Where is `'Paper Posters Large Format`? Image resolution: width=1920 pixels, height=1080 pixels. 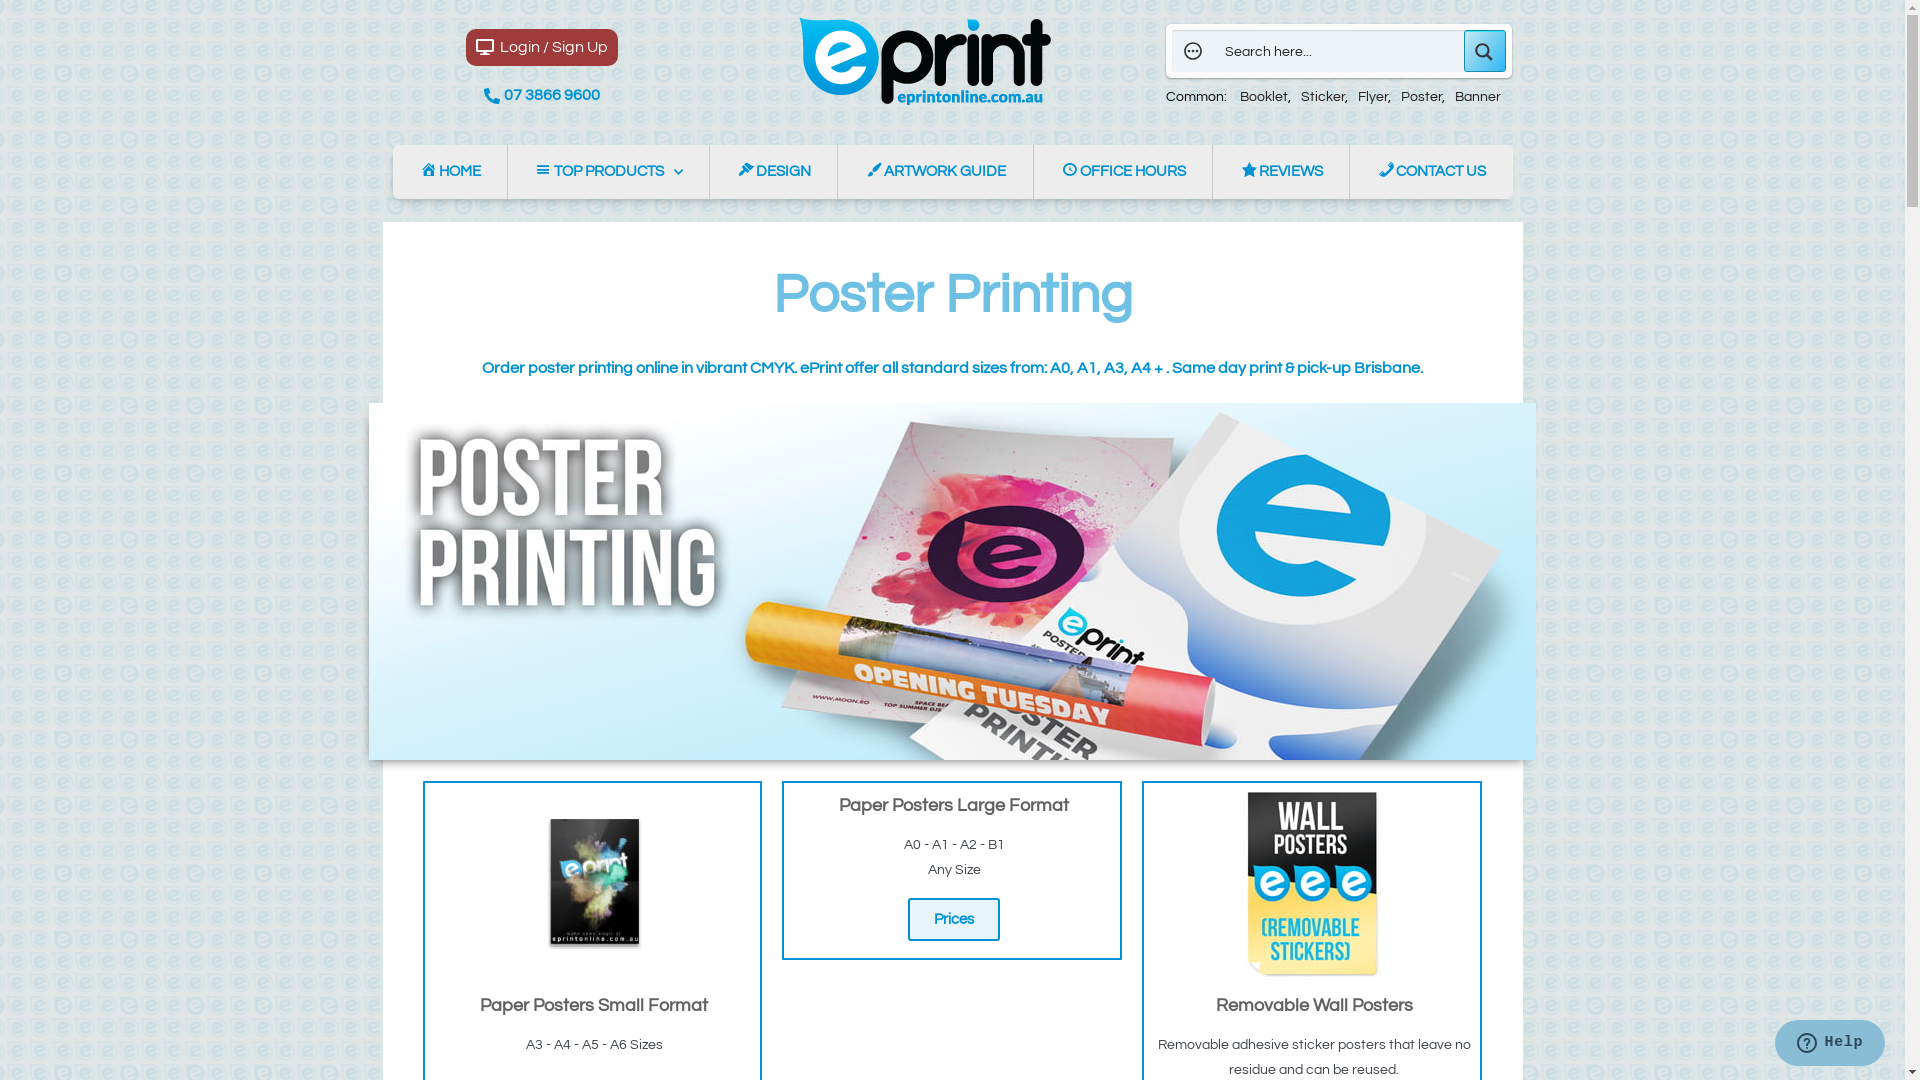 'Paper Posters Large Format is located at coordinates (782, 869).